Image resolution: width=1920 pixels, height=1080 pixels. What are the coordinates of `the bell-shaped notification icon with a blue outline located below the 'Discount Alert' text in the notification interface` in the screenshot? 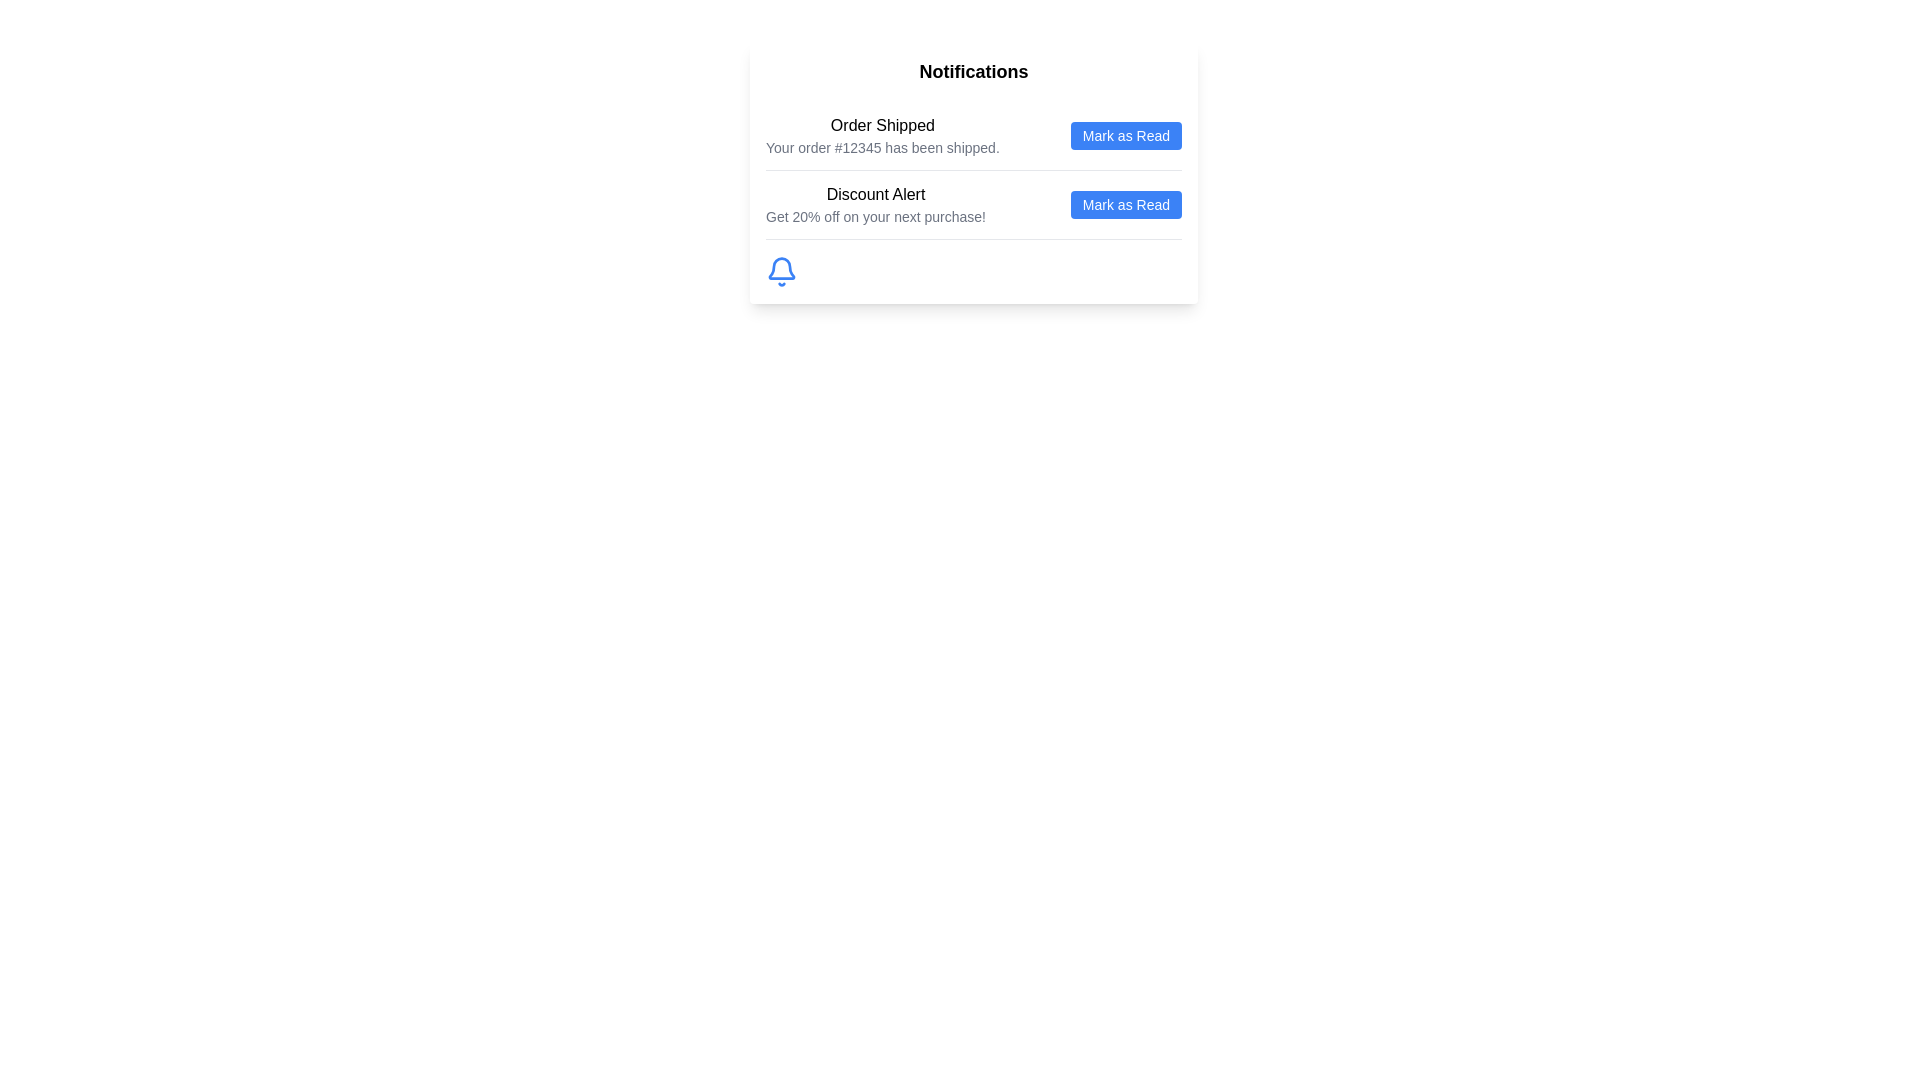 It's located at (781, 272).